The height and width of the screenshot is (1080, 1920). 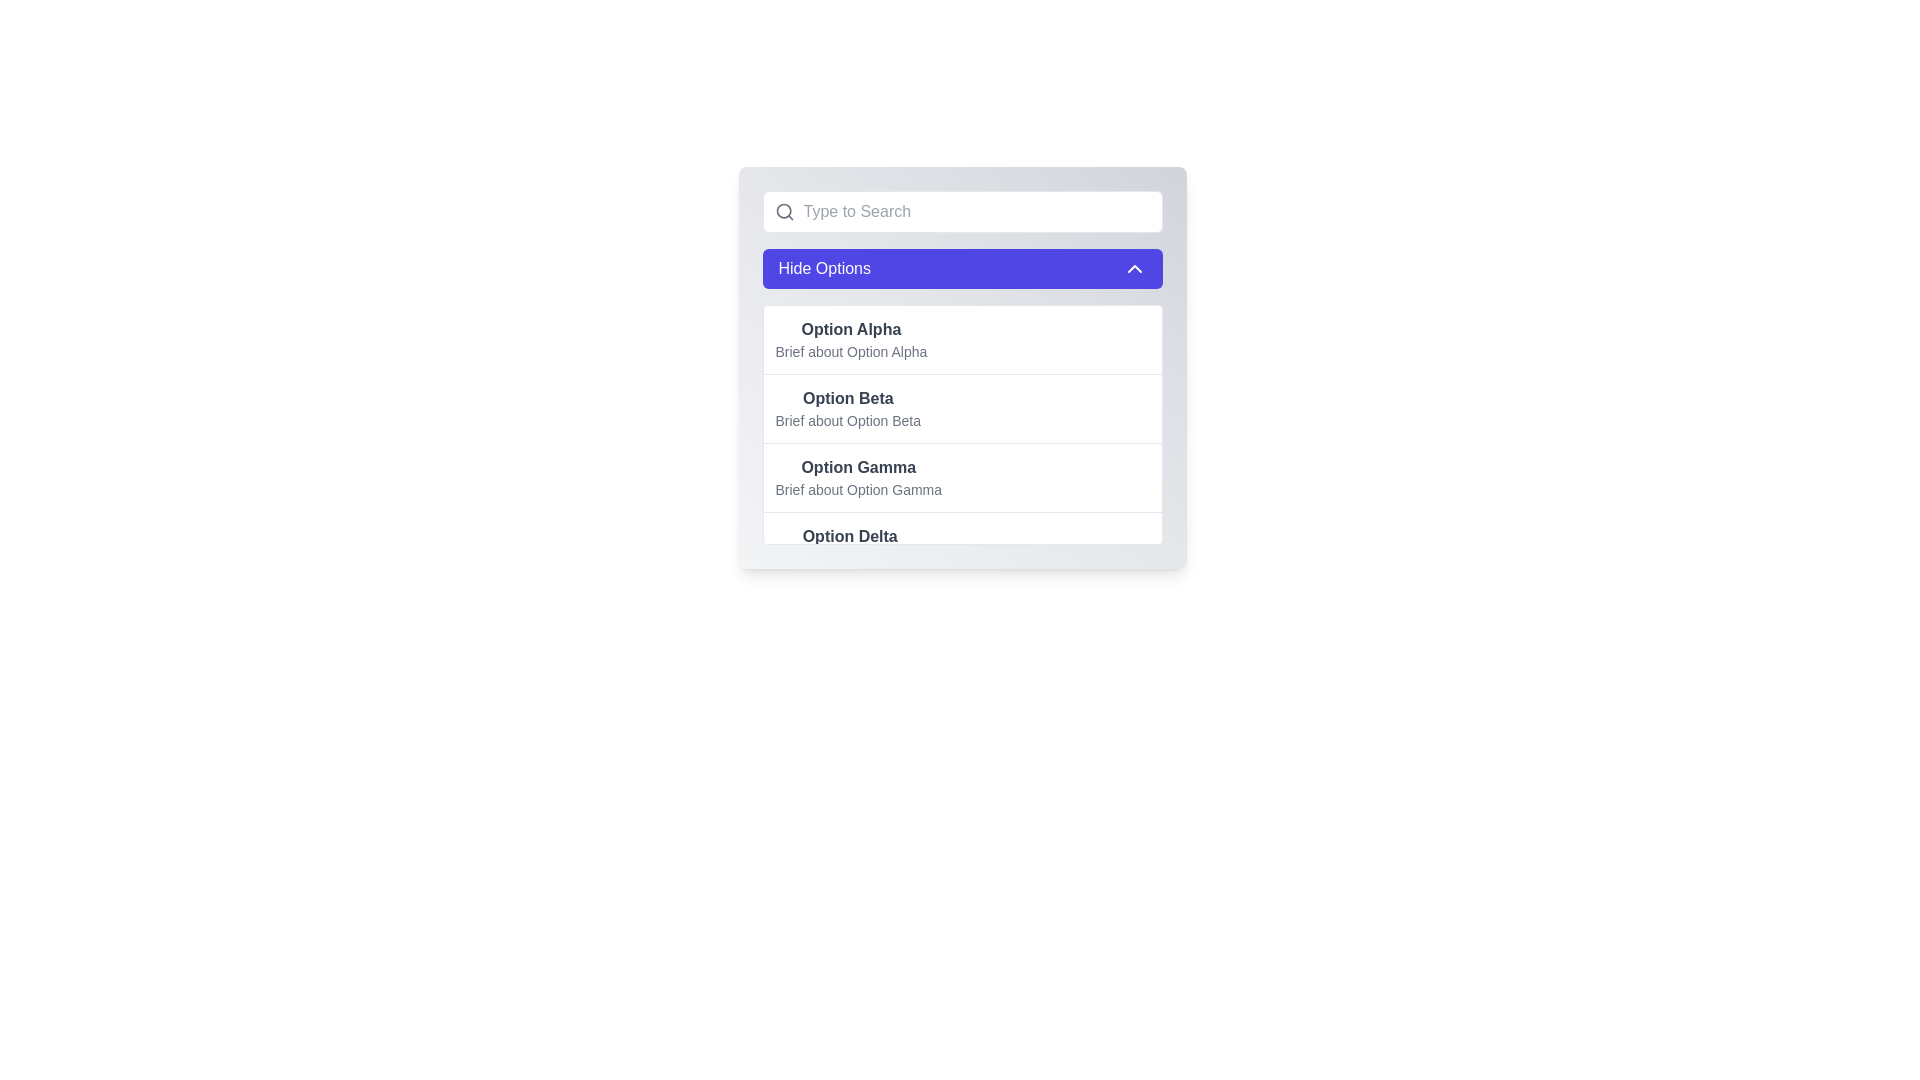 What do you see at coordinates (848, 407) in the screenshot?
I see `the List item that contains the bold text 'Option Beta' and the smaller text 'Brief about Option Beta', which is located between 'Option Alpha' and 'Option Gamma'` at bounding box center [848, 407].